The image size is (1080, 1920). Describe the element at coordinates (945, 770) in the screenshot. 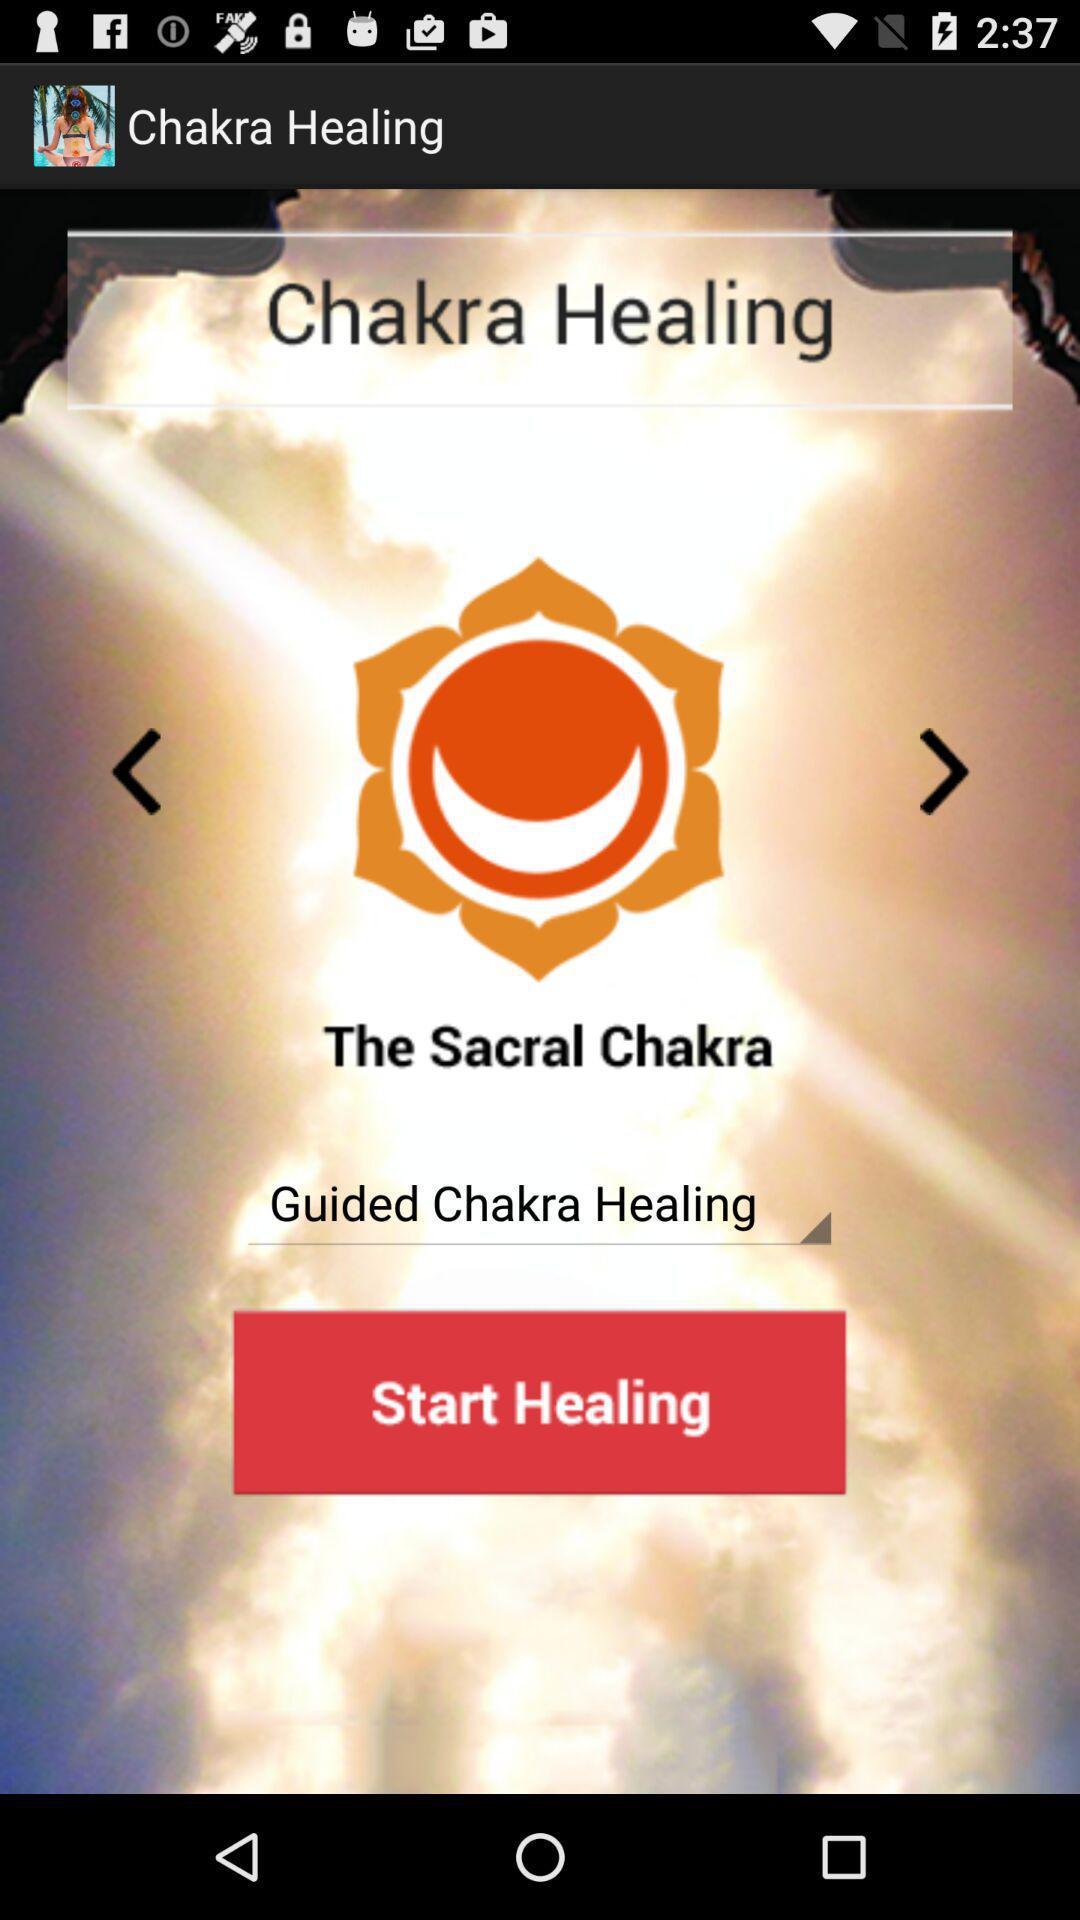

I see `next button` at that location.